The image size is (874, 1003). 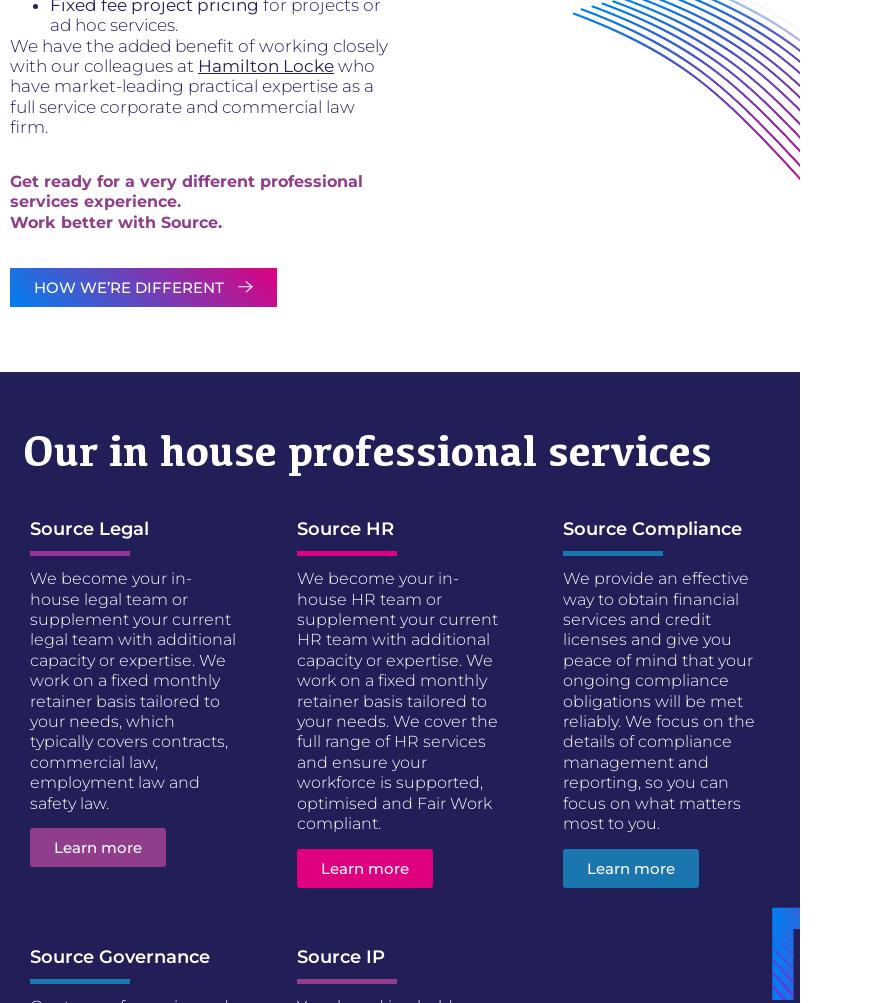 What do you see at coordinates (343, 527) in the screenshot?
I see `'Source HR'` at bounding box center [343, 527].